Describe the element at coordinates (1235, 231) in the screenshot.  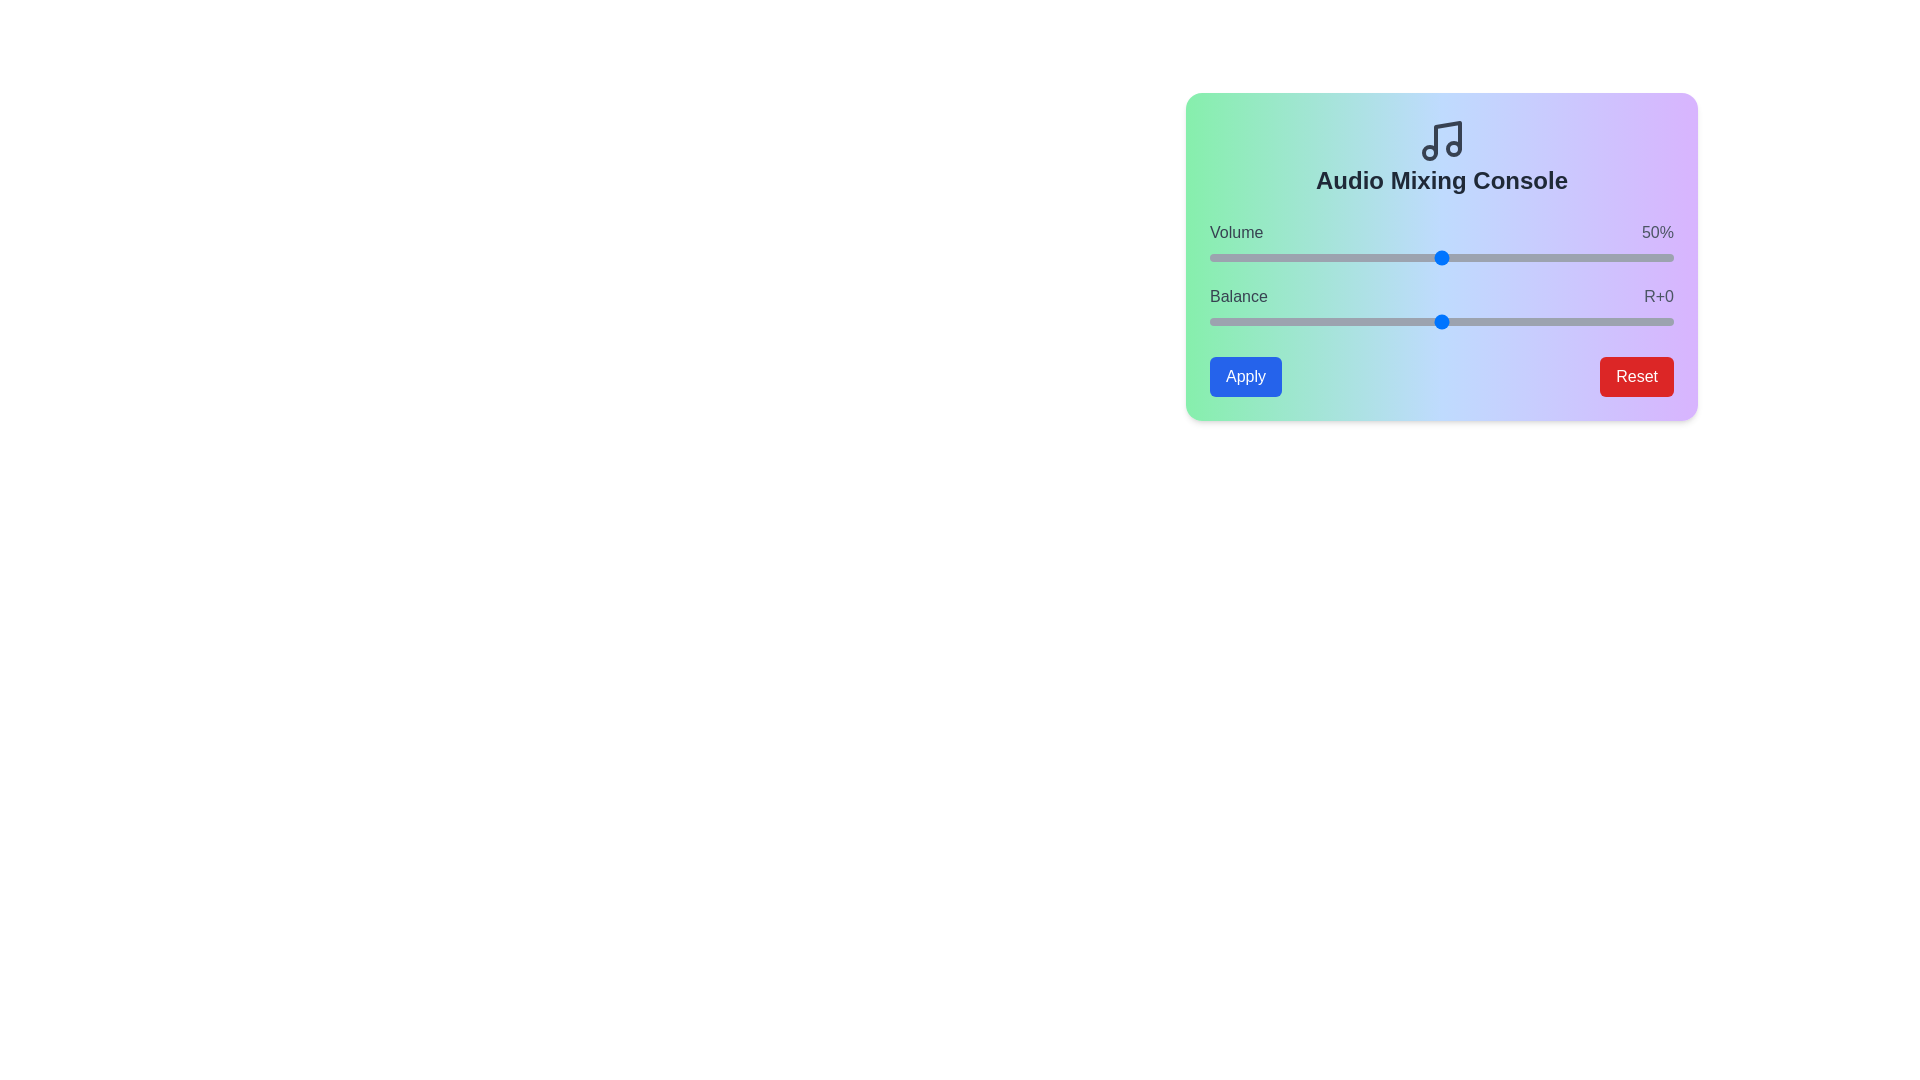
I see `the 'Volume' text label displayed in medium font weight and gray color located in the upper-left section of the panel` at that location.